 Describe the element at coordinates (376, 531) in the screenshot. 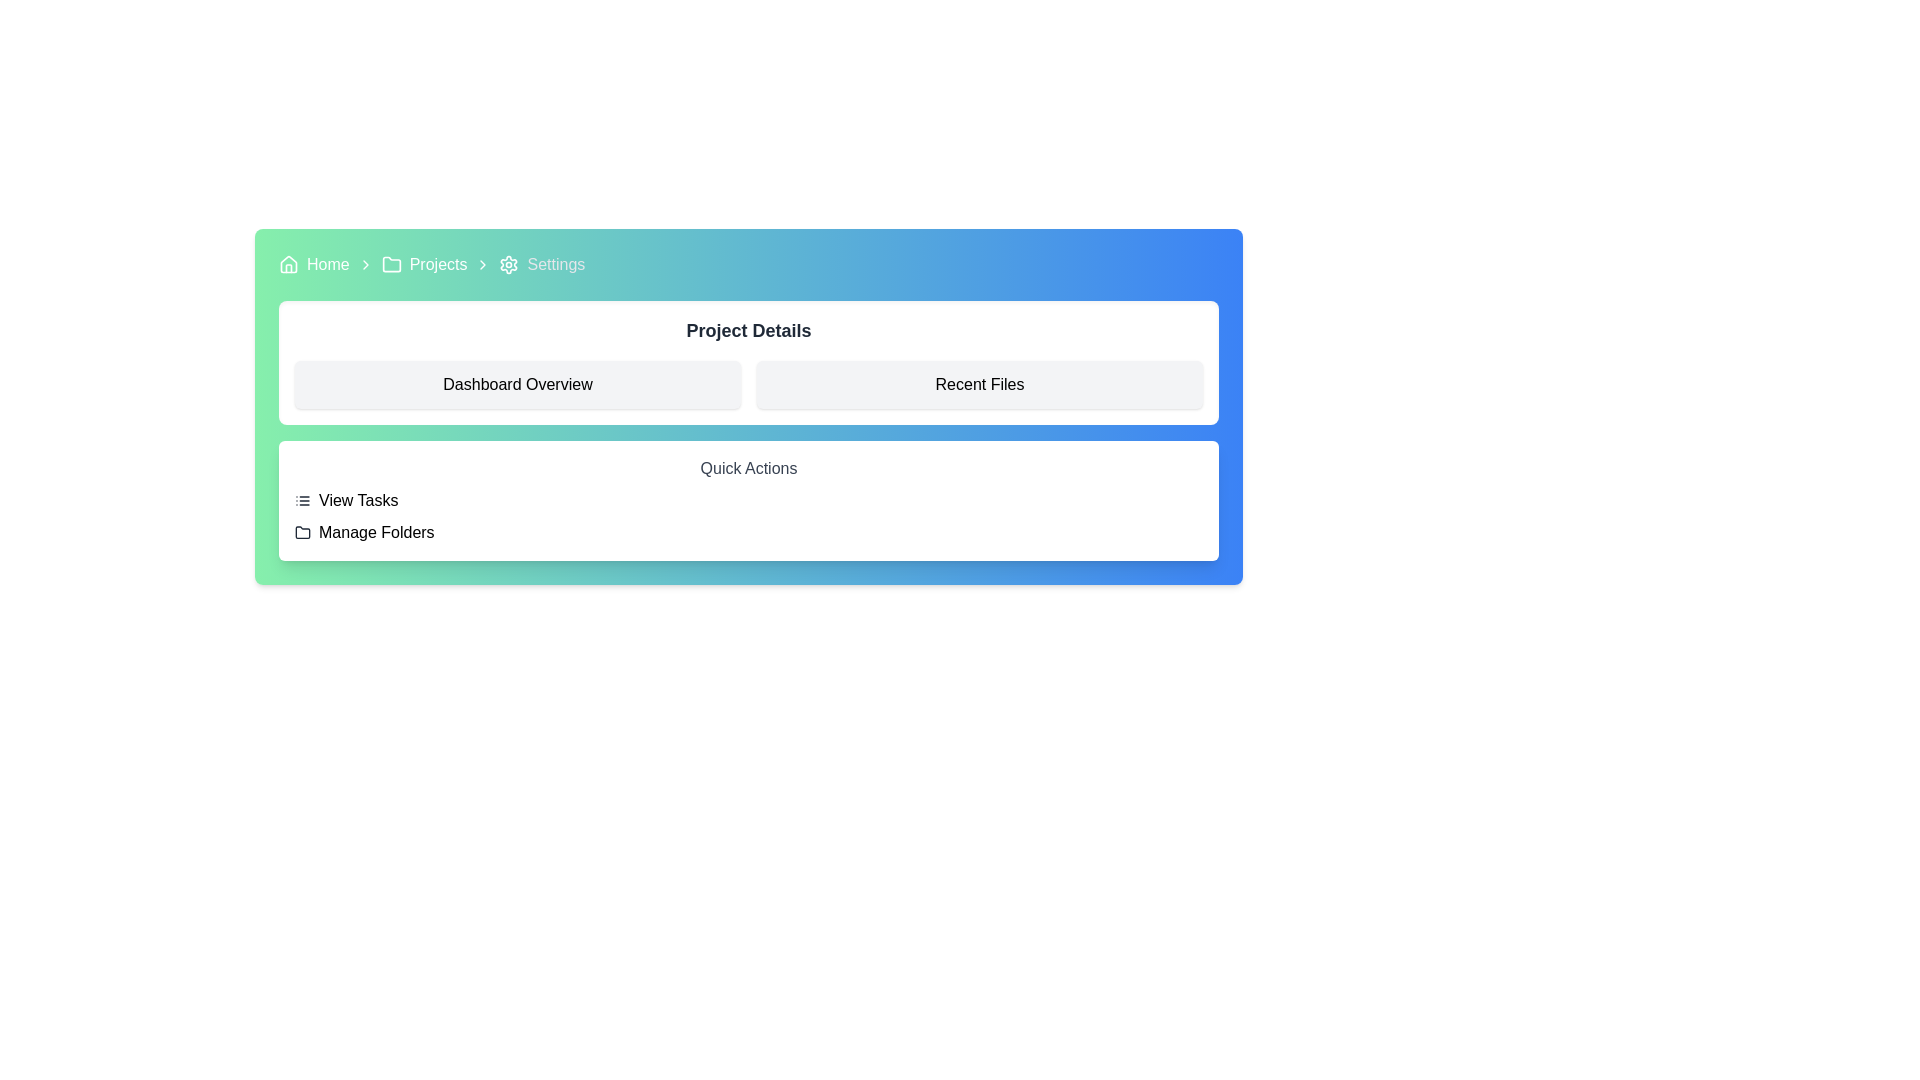

I see `the label that directs the user to manage folder-related tasks, located to the right of a folder icon and below a sibling labeled 'View Tasks' in the 'Quick Actions' section` at that location.